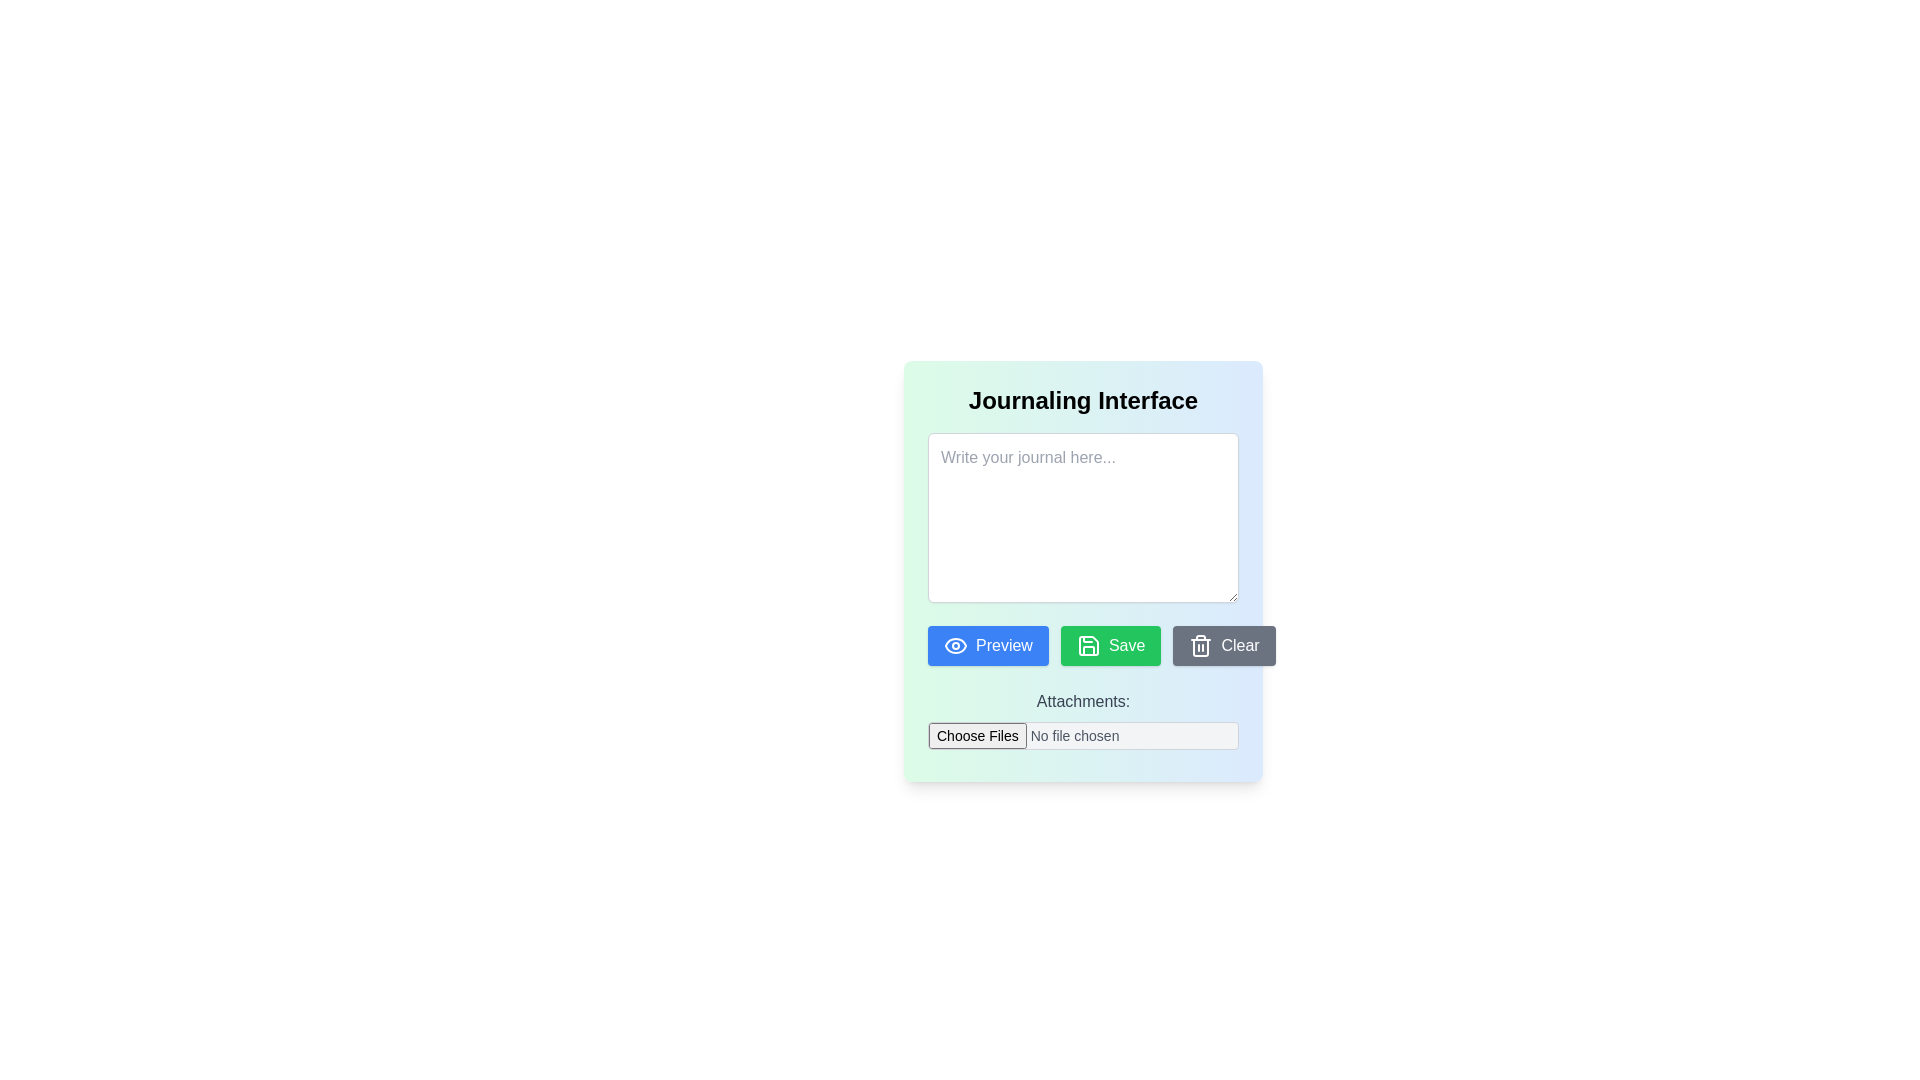 Image resolution: width=1920 pixels, height=1080 pixels. Describe the element at coordinates (1200, 645) in the screenshot. I see `the trash can icon located inside the 'Clear' button at the bottom right of the journaling interface` at that location.